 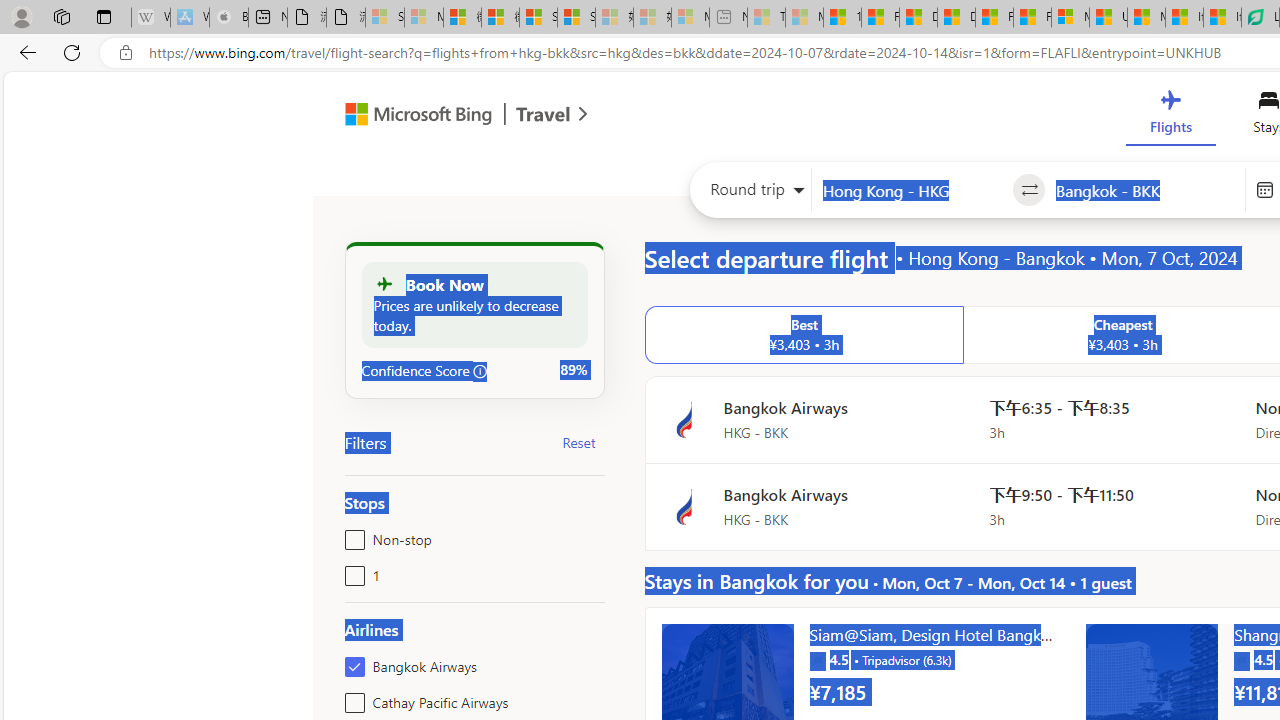 What do you see at coordinates (1145, 190) in the screenshot?
I see `'Going to?'` at bounding box center [1145, 190].